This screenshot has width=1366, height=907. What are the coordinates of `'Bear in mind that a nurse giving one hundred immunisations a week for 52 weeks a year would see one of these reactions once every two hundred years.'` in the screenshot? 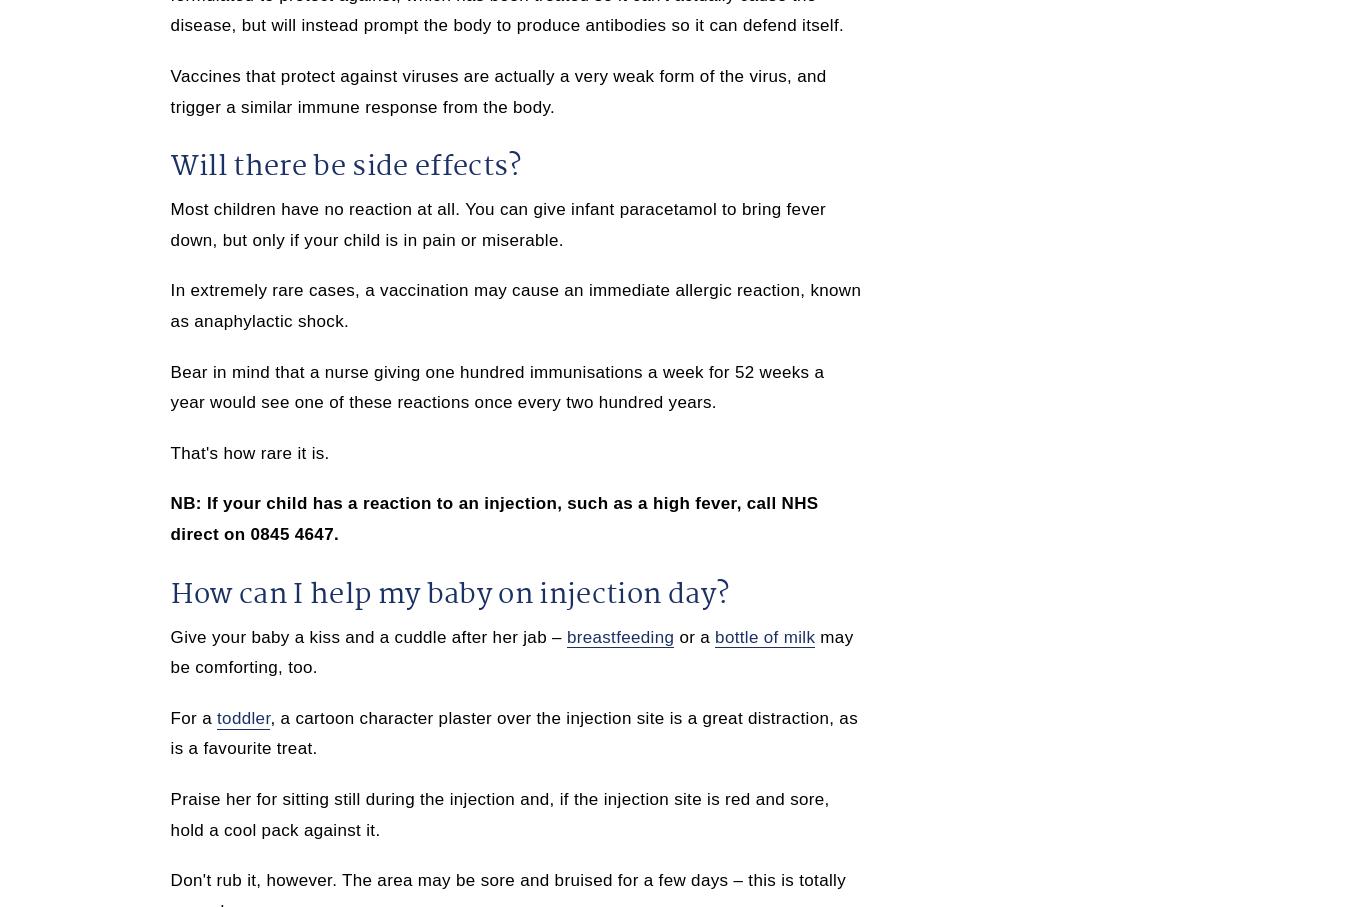 It's located at (496, 387).